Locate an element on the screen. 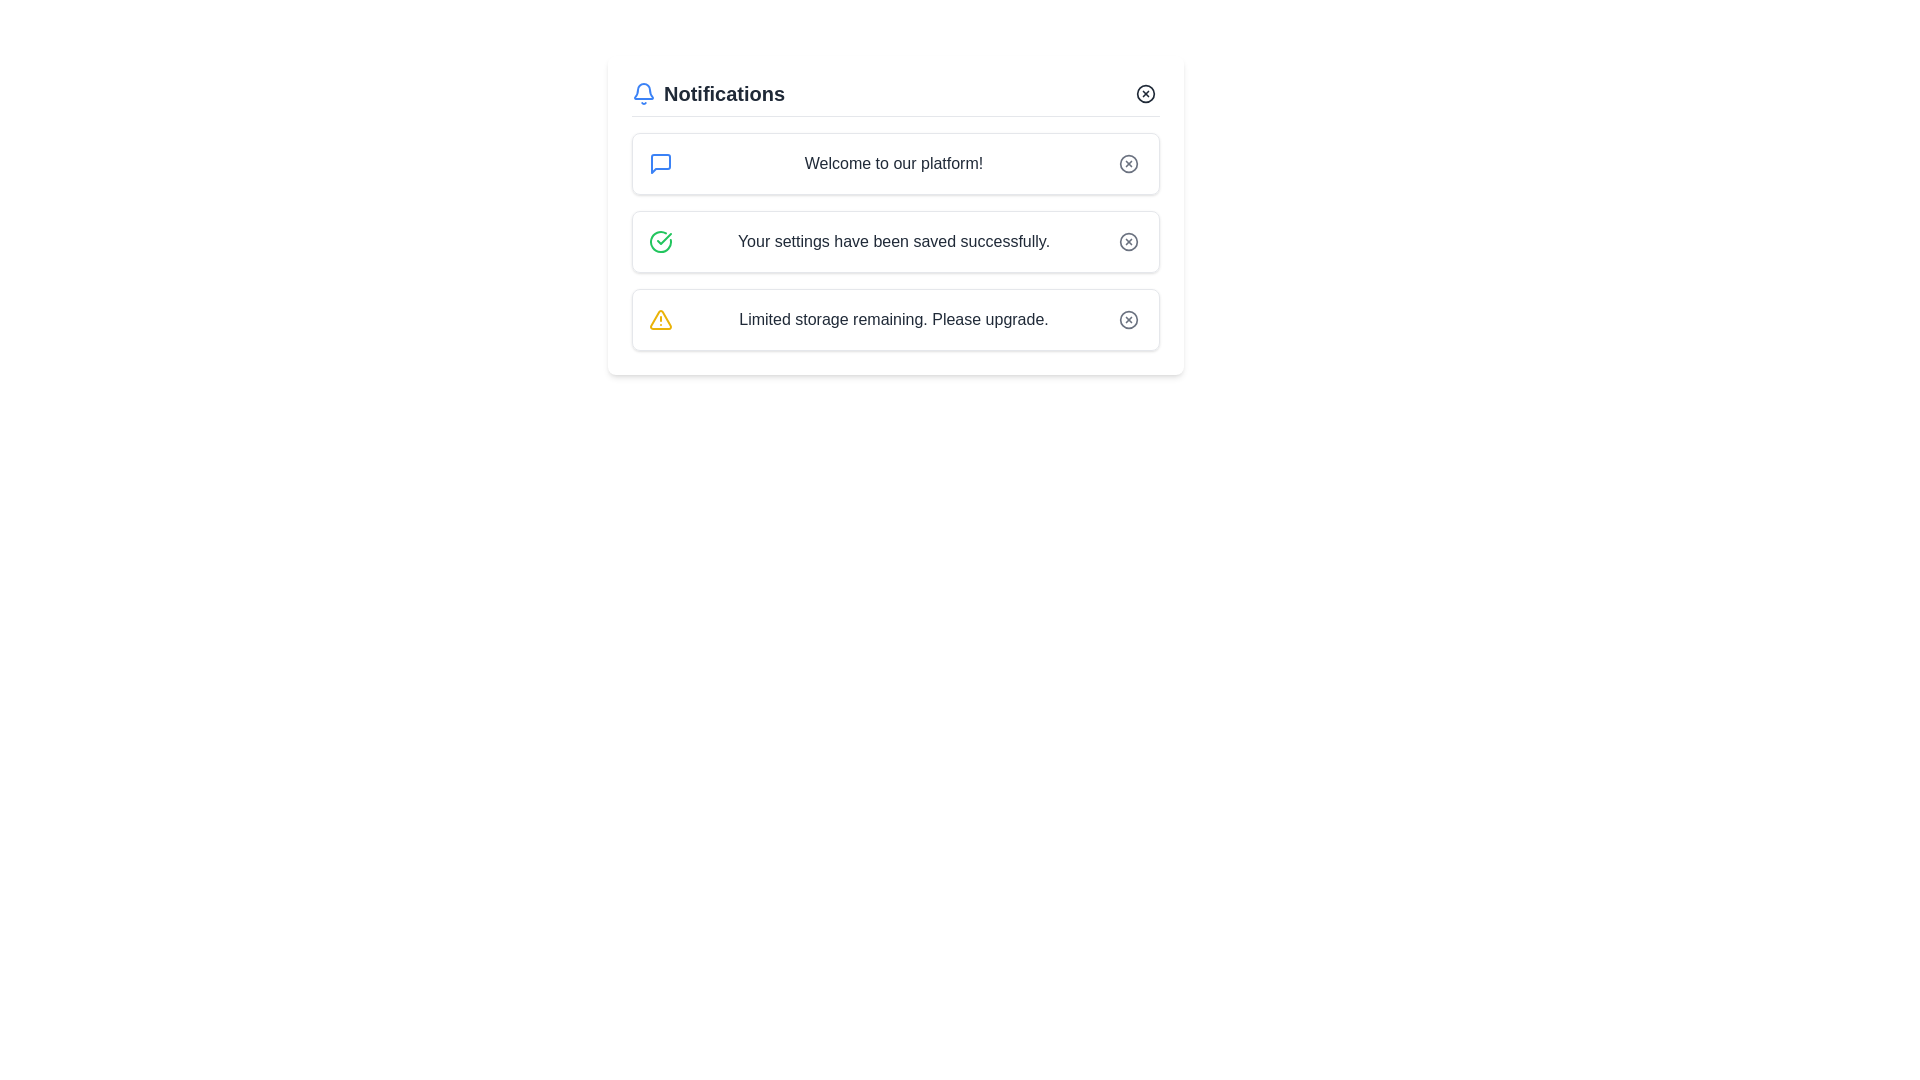 This screenshot has height=1080, width=1920. the second icon in the notifications panel, which confirms the successful saving of settings, to acknowledge the notification is located at coordinates (661, 241).